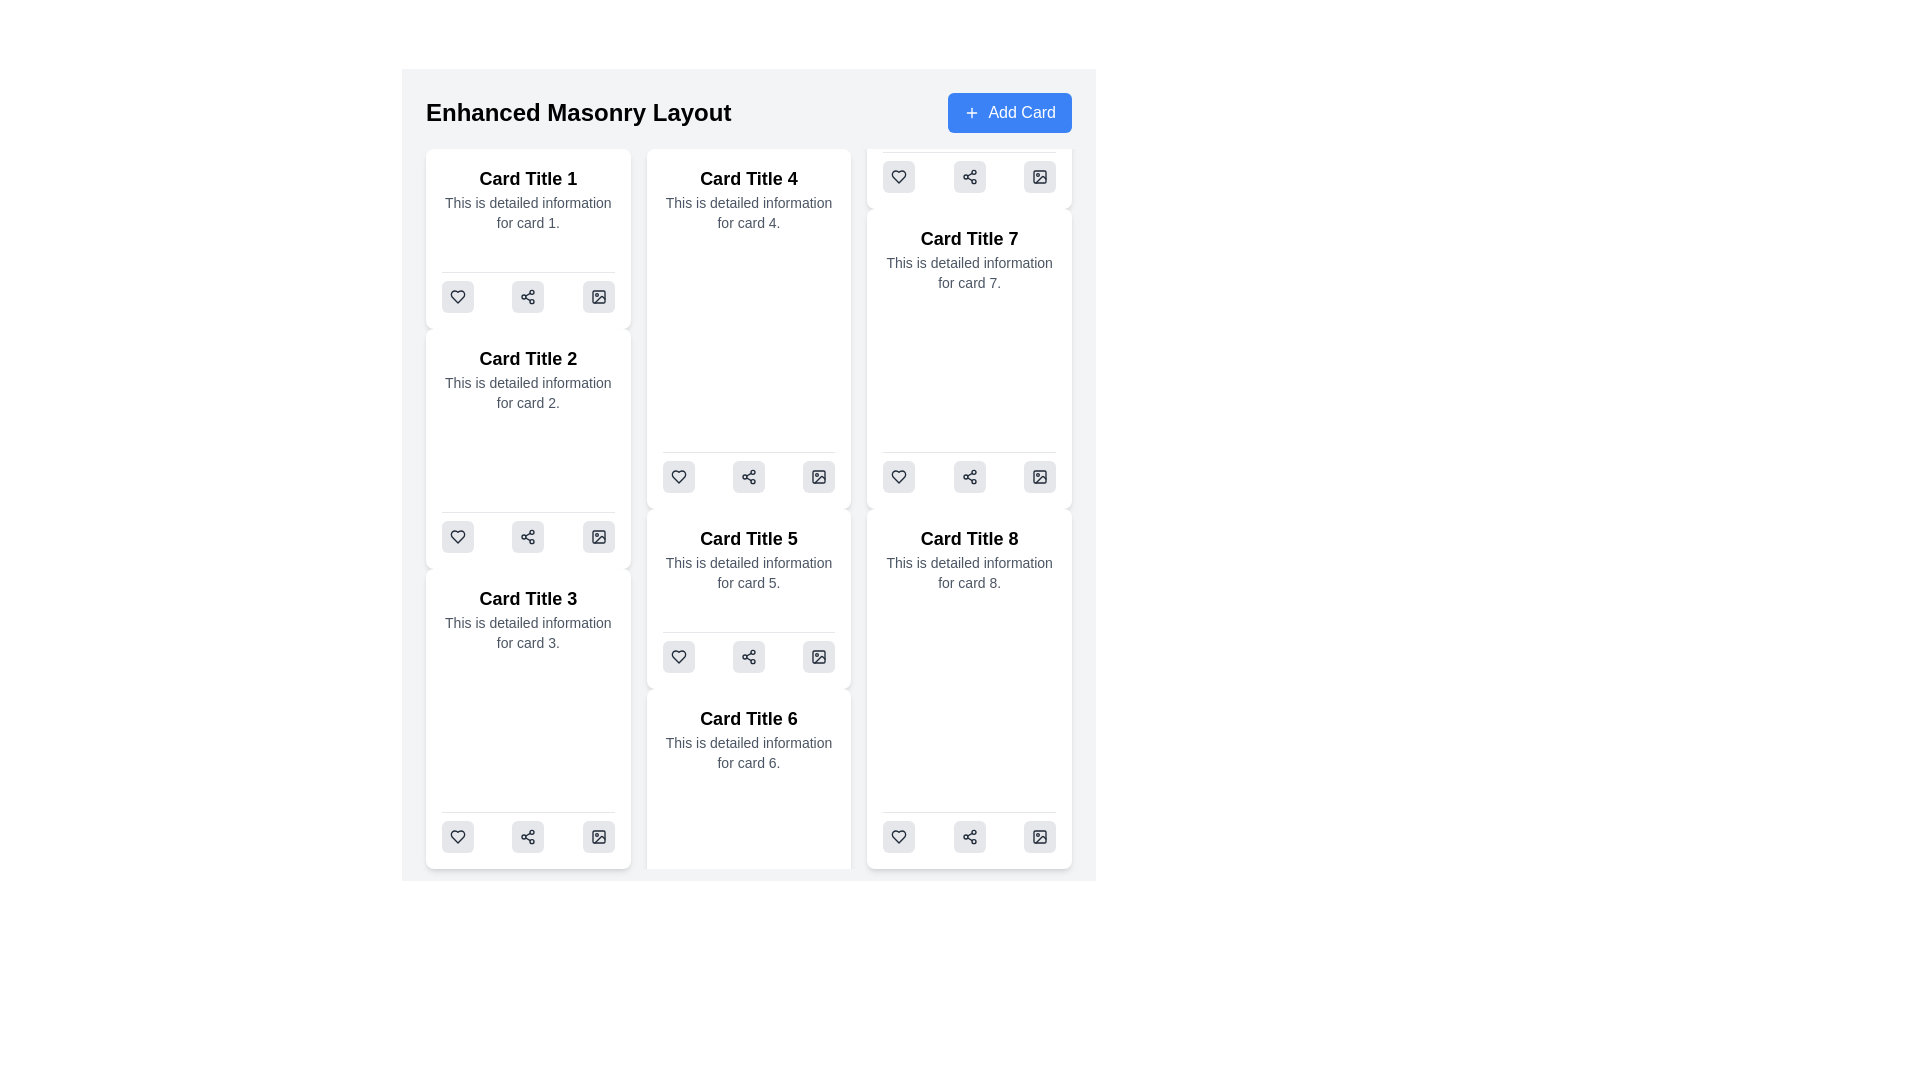 This screenshot has height=1080, width=1920. I want to click on the leftmost heart-shaped icon within the footer section of the card labeled 'Card Title 8', so click(898, 837).